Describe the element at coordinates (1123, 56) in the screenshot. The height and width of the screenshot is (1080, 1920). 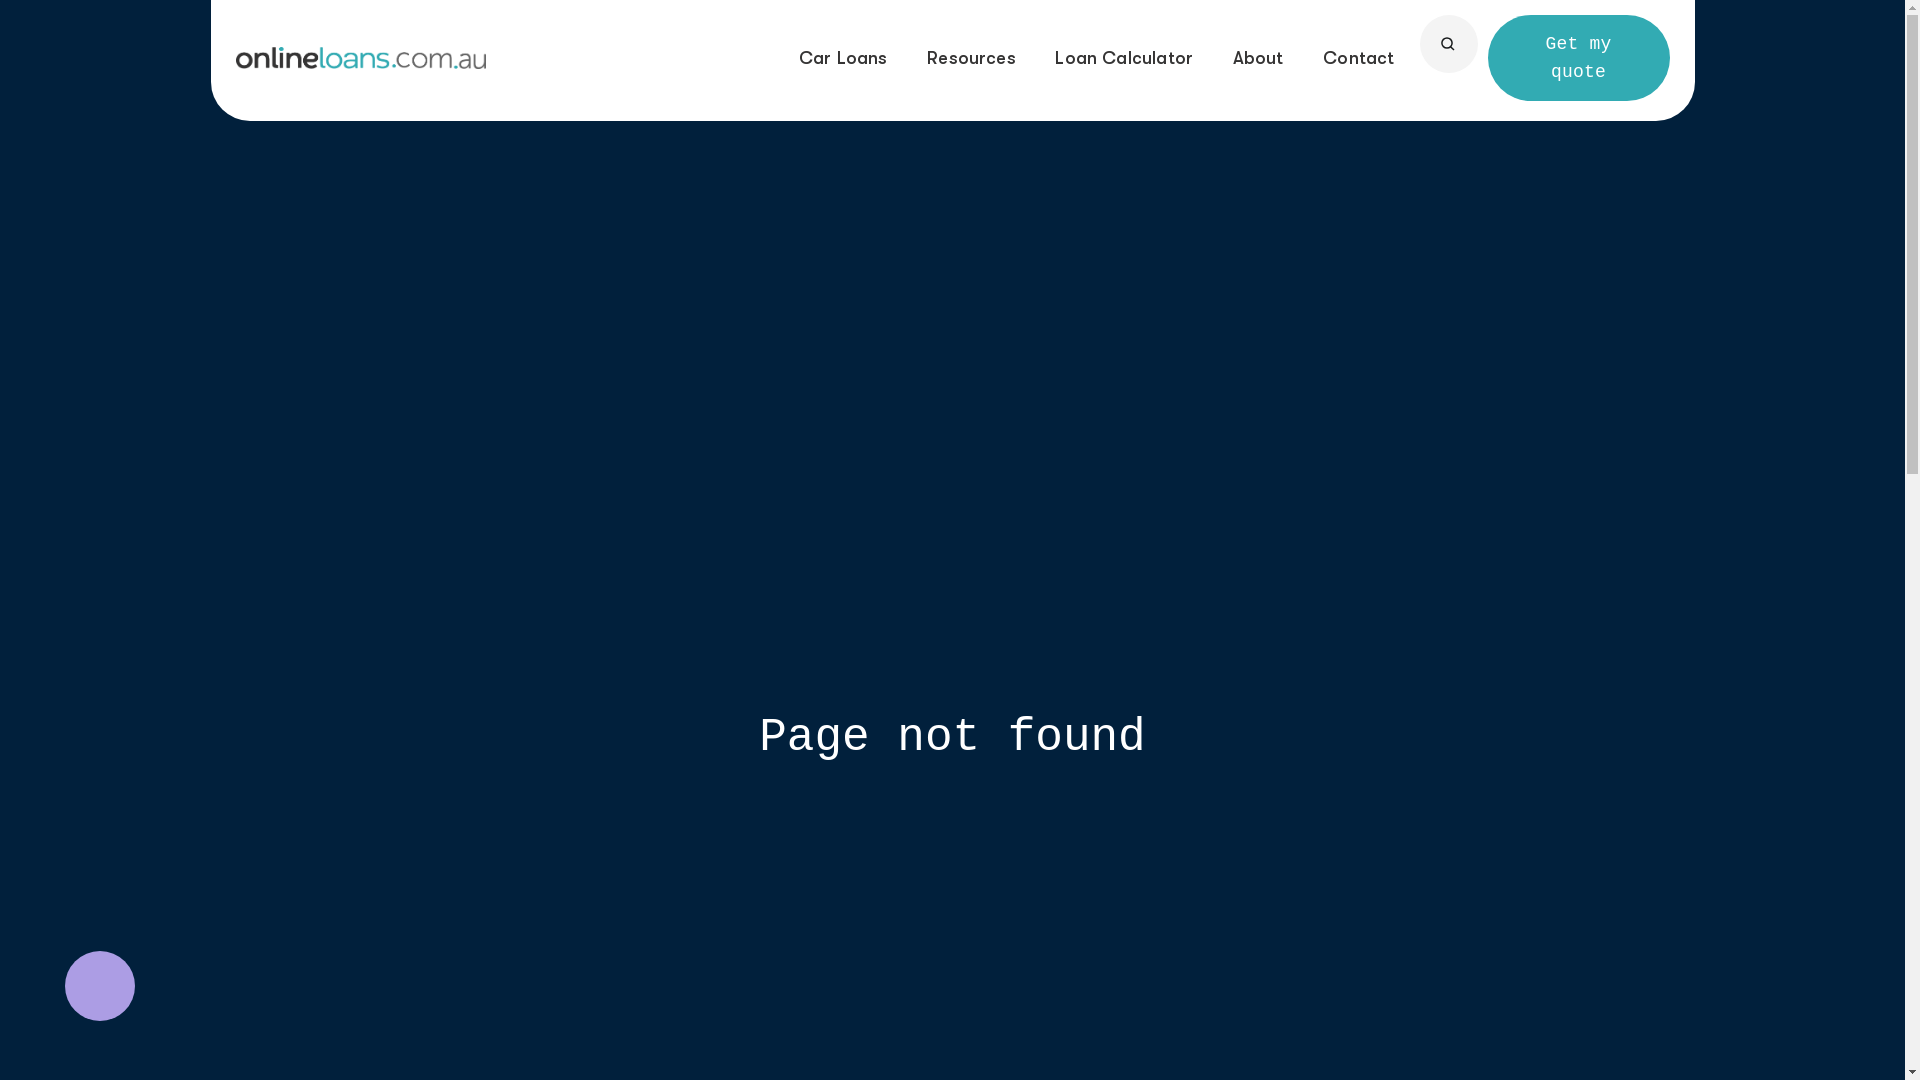
I see `'Loan Calculator'` at that location.